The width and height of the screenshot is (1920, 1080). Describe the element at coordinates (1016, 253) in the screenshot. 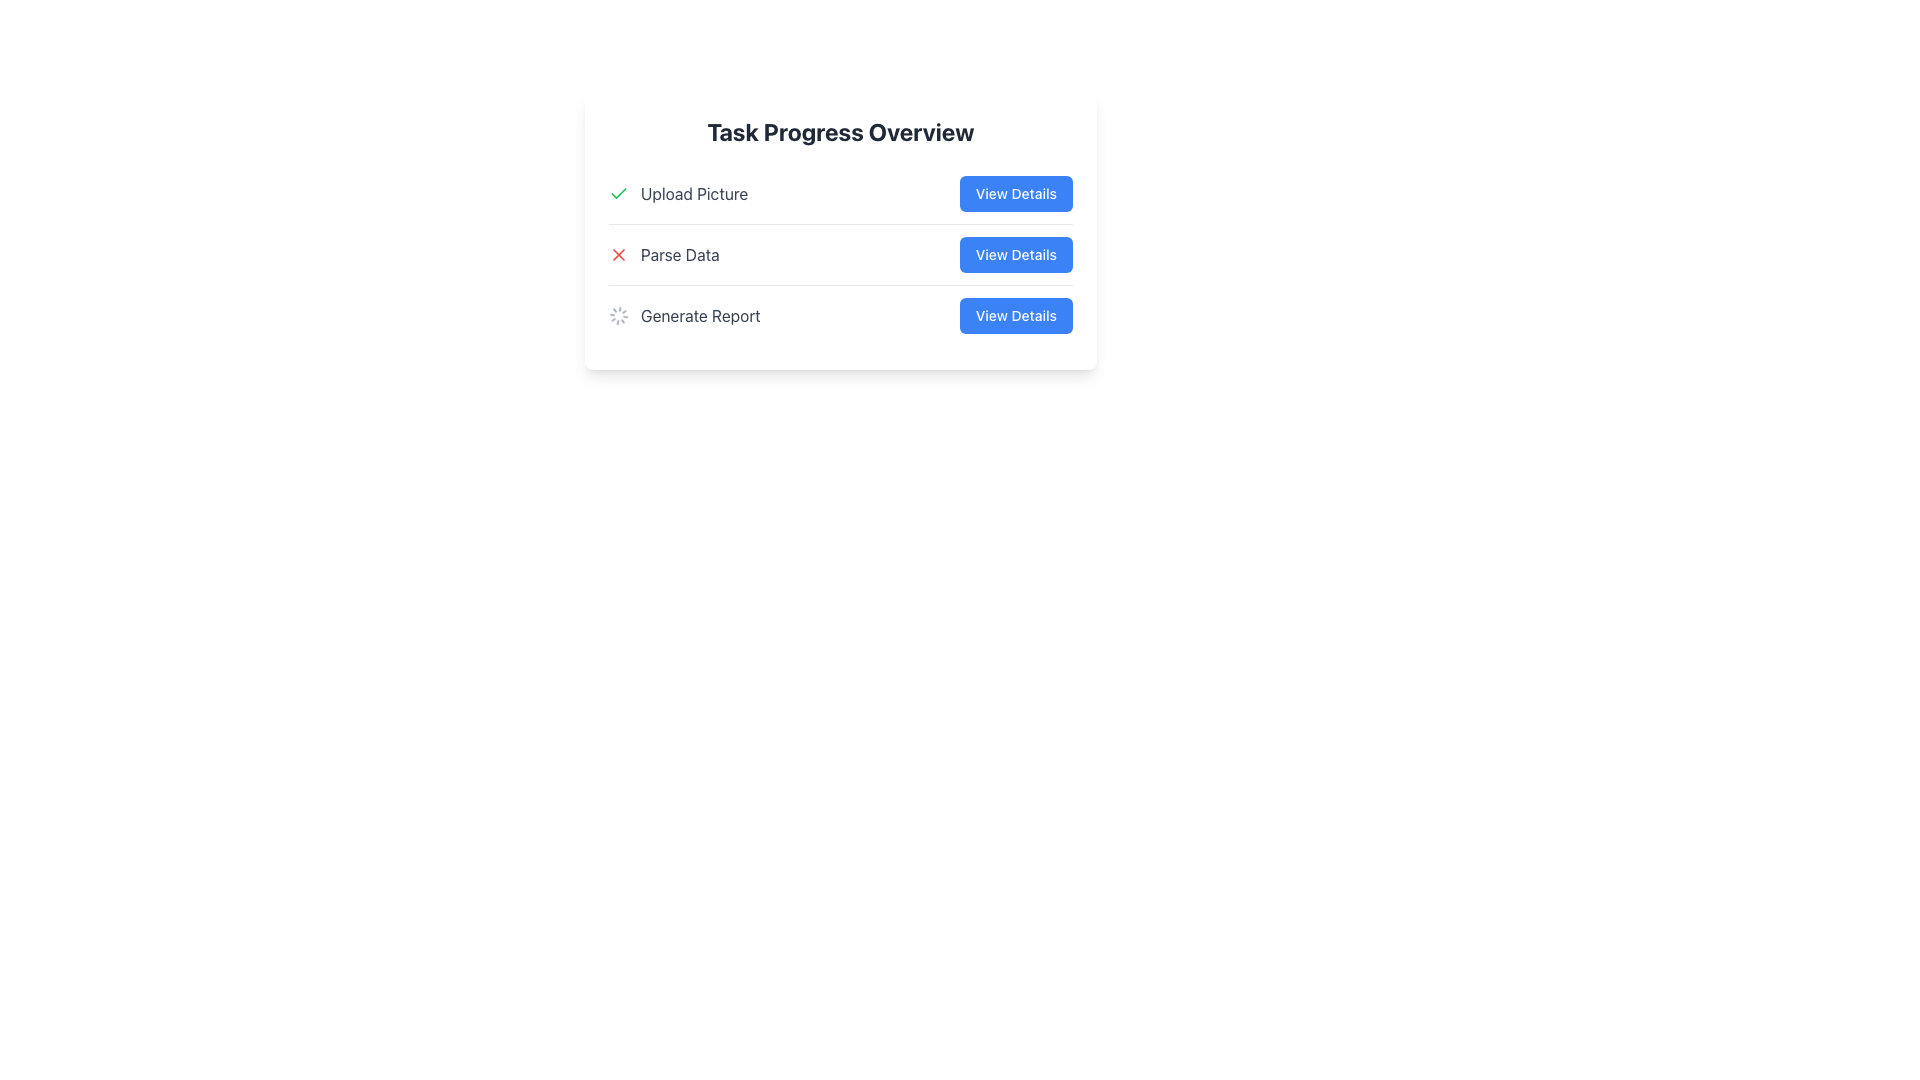

I see `the blue rectangular button with rounded edges that reads 'View Details'` at that location.